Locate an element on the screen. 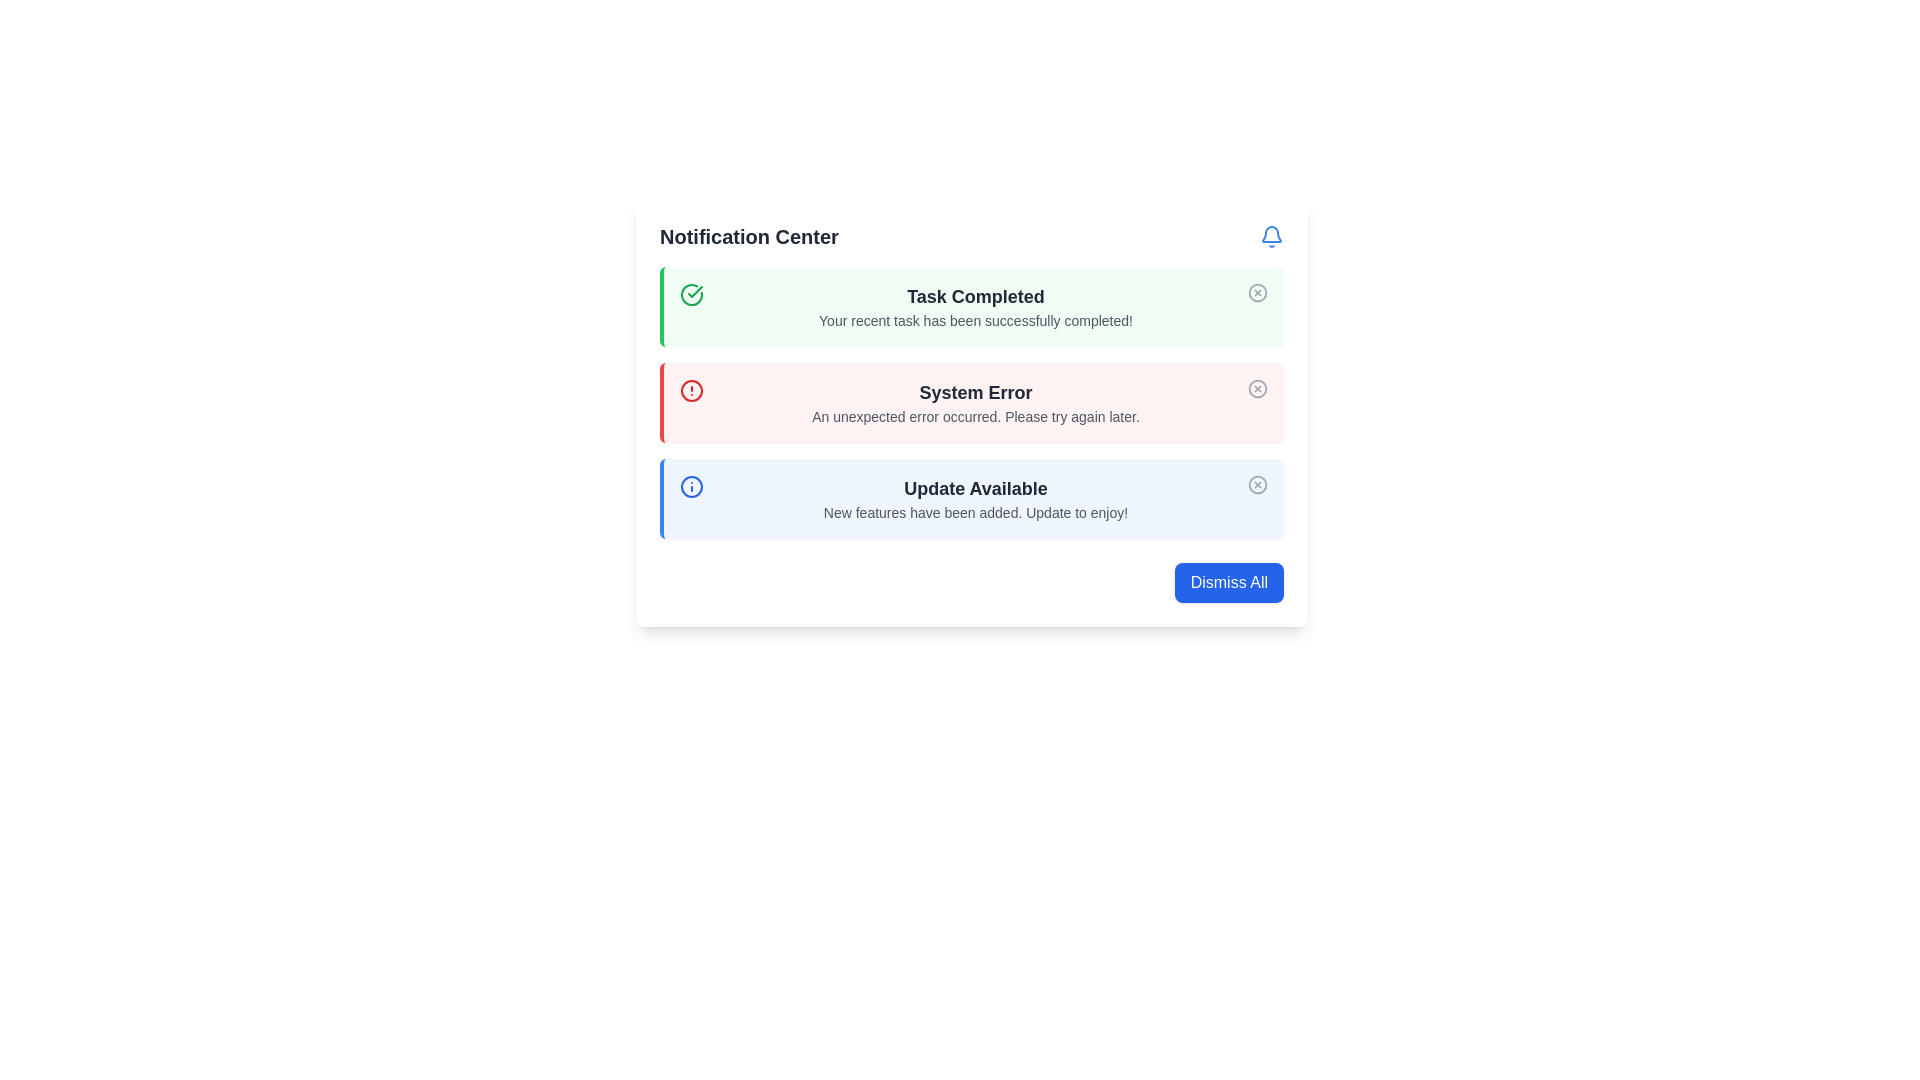 This screenshot has width=1920, height=1080. the Text Label displaying 'Update Available', which is styled in bold and dark gray, located within the notification card is located at coordinates (975, 489).